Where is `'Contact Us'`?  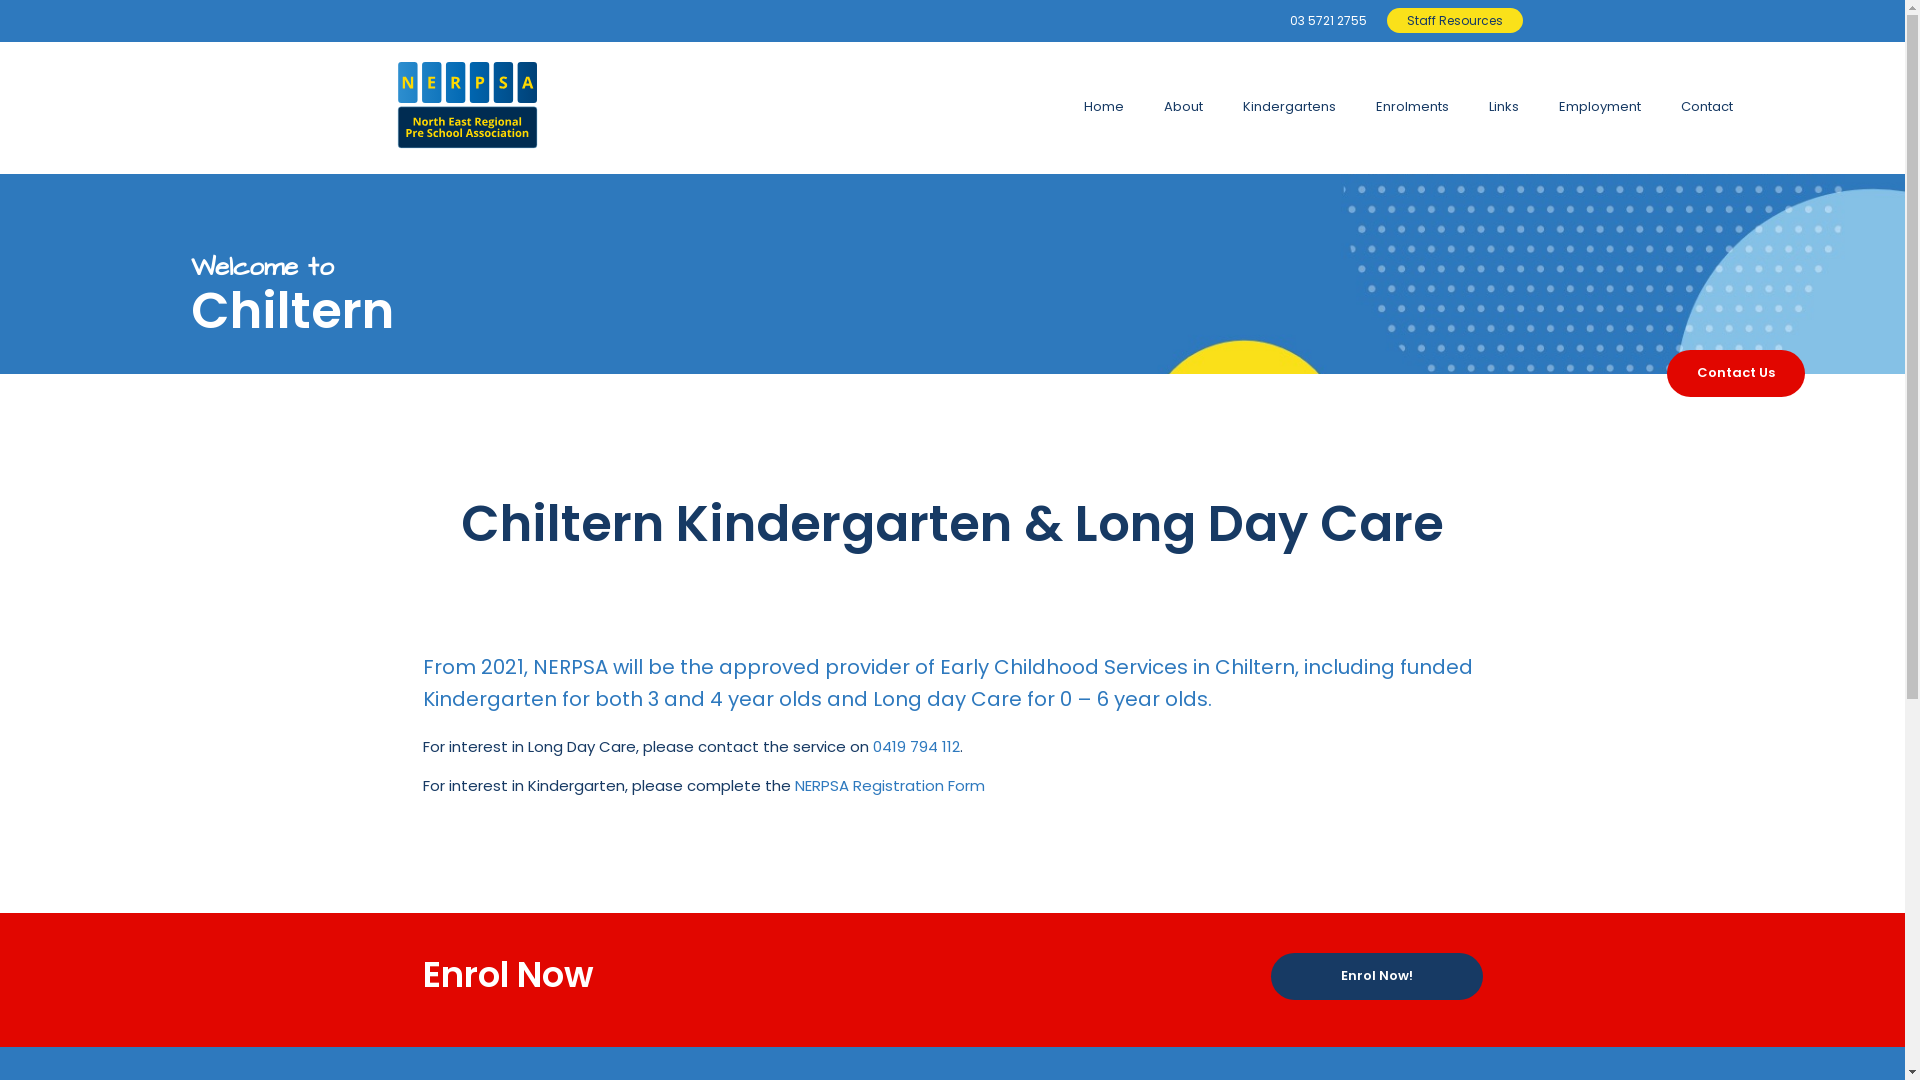
'Contact Us' is located at coordinates (1735, 373).